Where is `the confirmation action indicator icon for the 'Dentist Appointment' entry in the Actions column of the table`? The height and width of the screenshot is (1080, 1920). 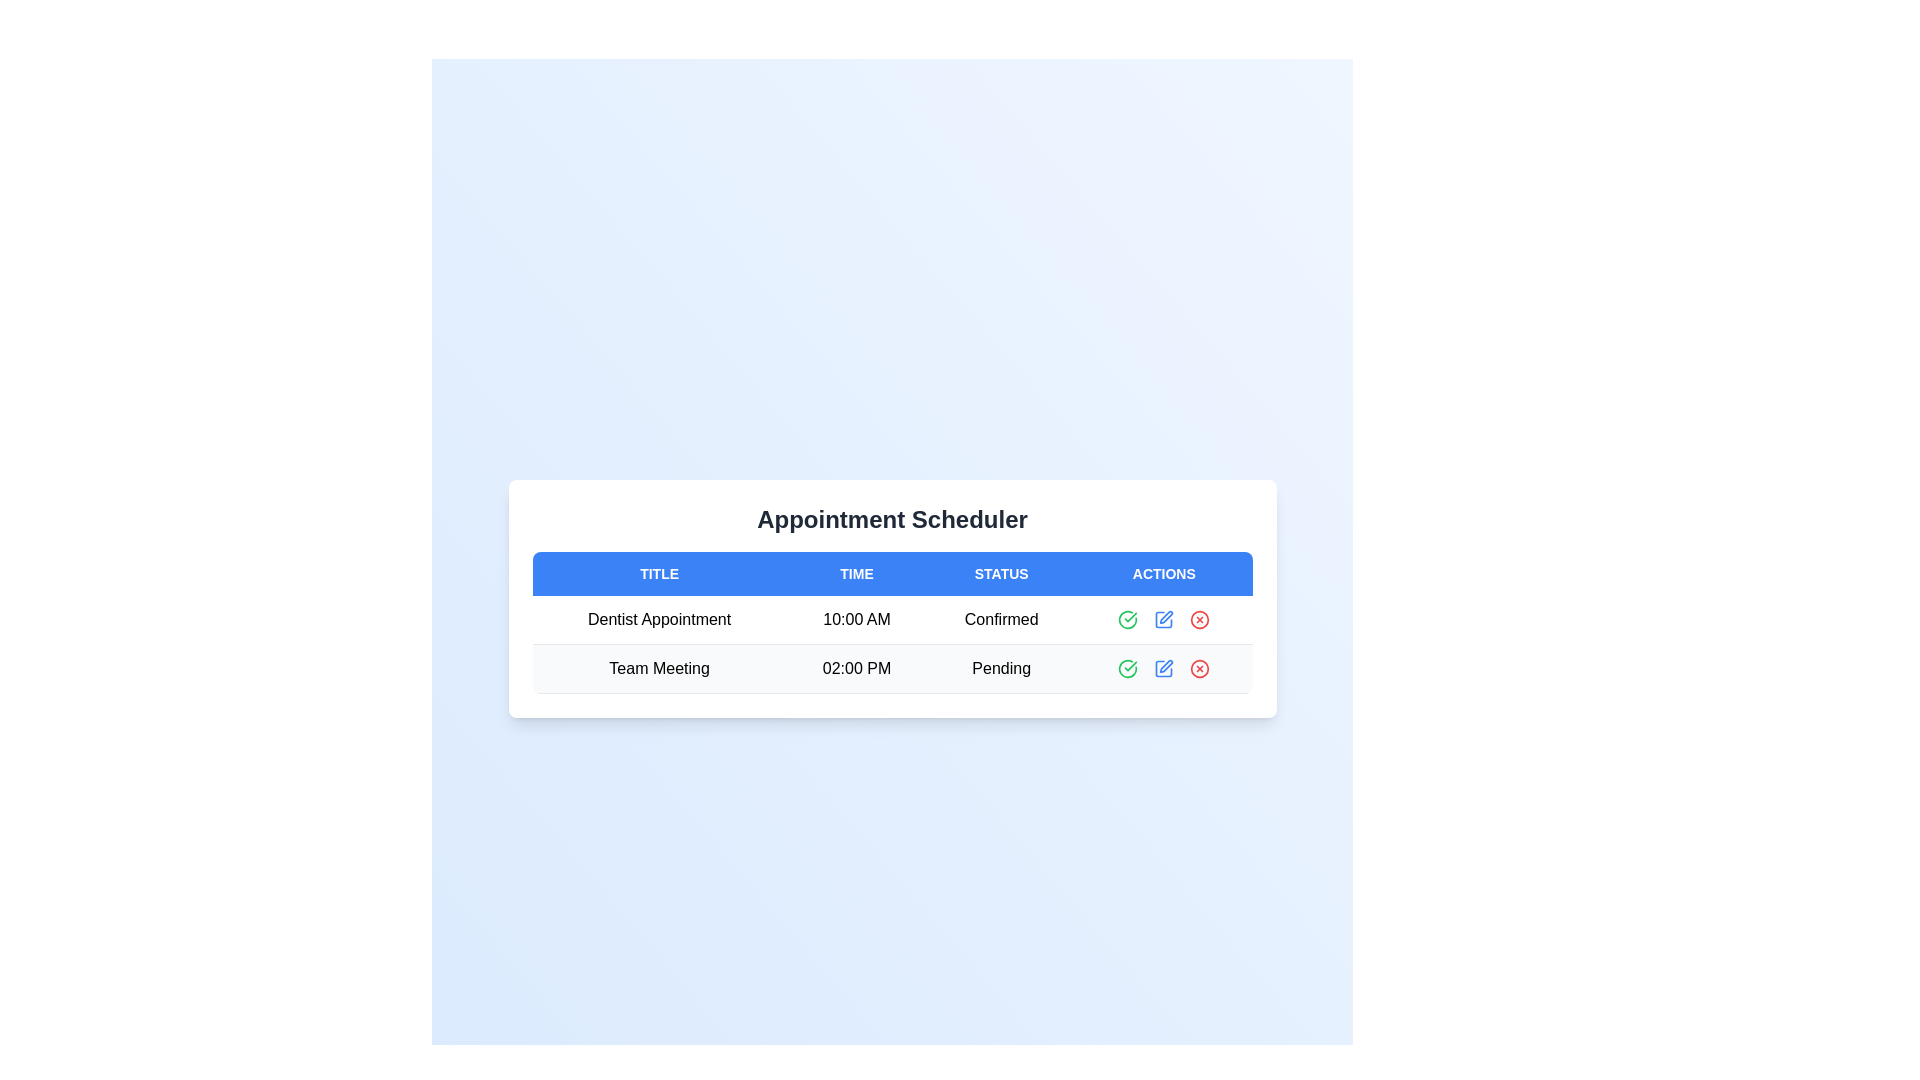 the confirmation action indicator icon for the 'Dentist Appointment' entry in the Actions column of the table is located at coordinates (1128, 668).